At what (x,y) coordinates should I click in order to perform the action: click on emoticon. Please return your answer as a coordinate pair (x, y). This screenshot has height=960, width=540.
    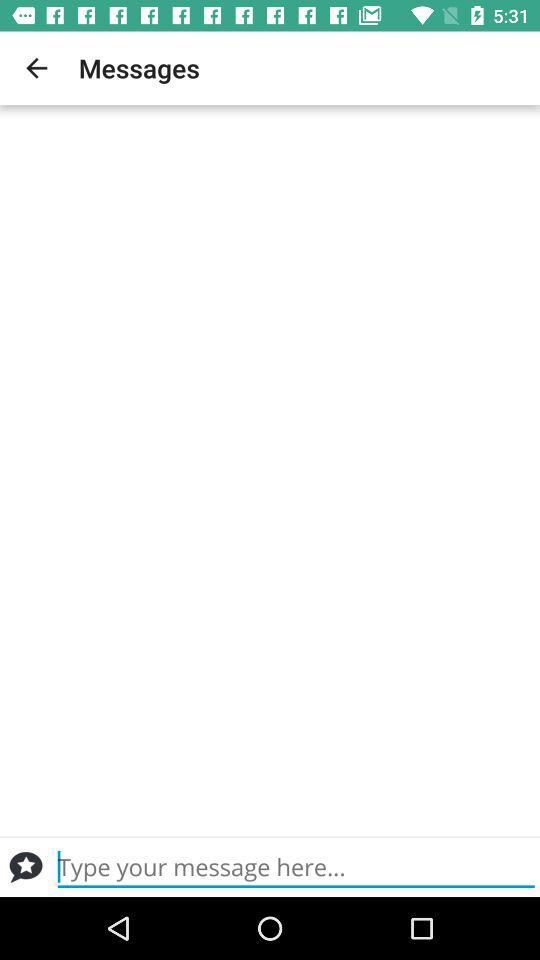
    Looking at the image, I should click on (25, 866).